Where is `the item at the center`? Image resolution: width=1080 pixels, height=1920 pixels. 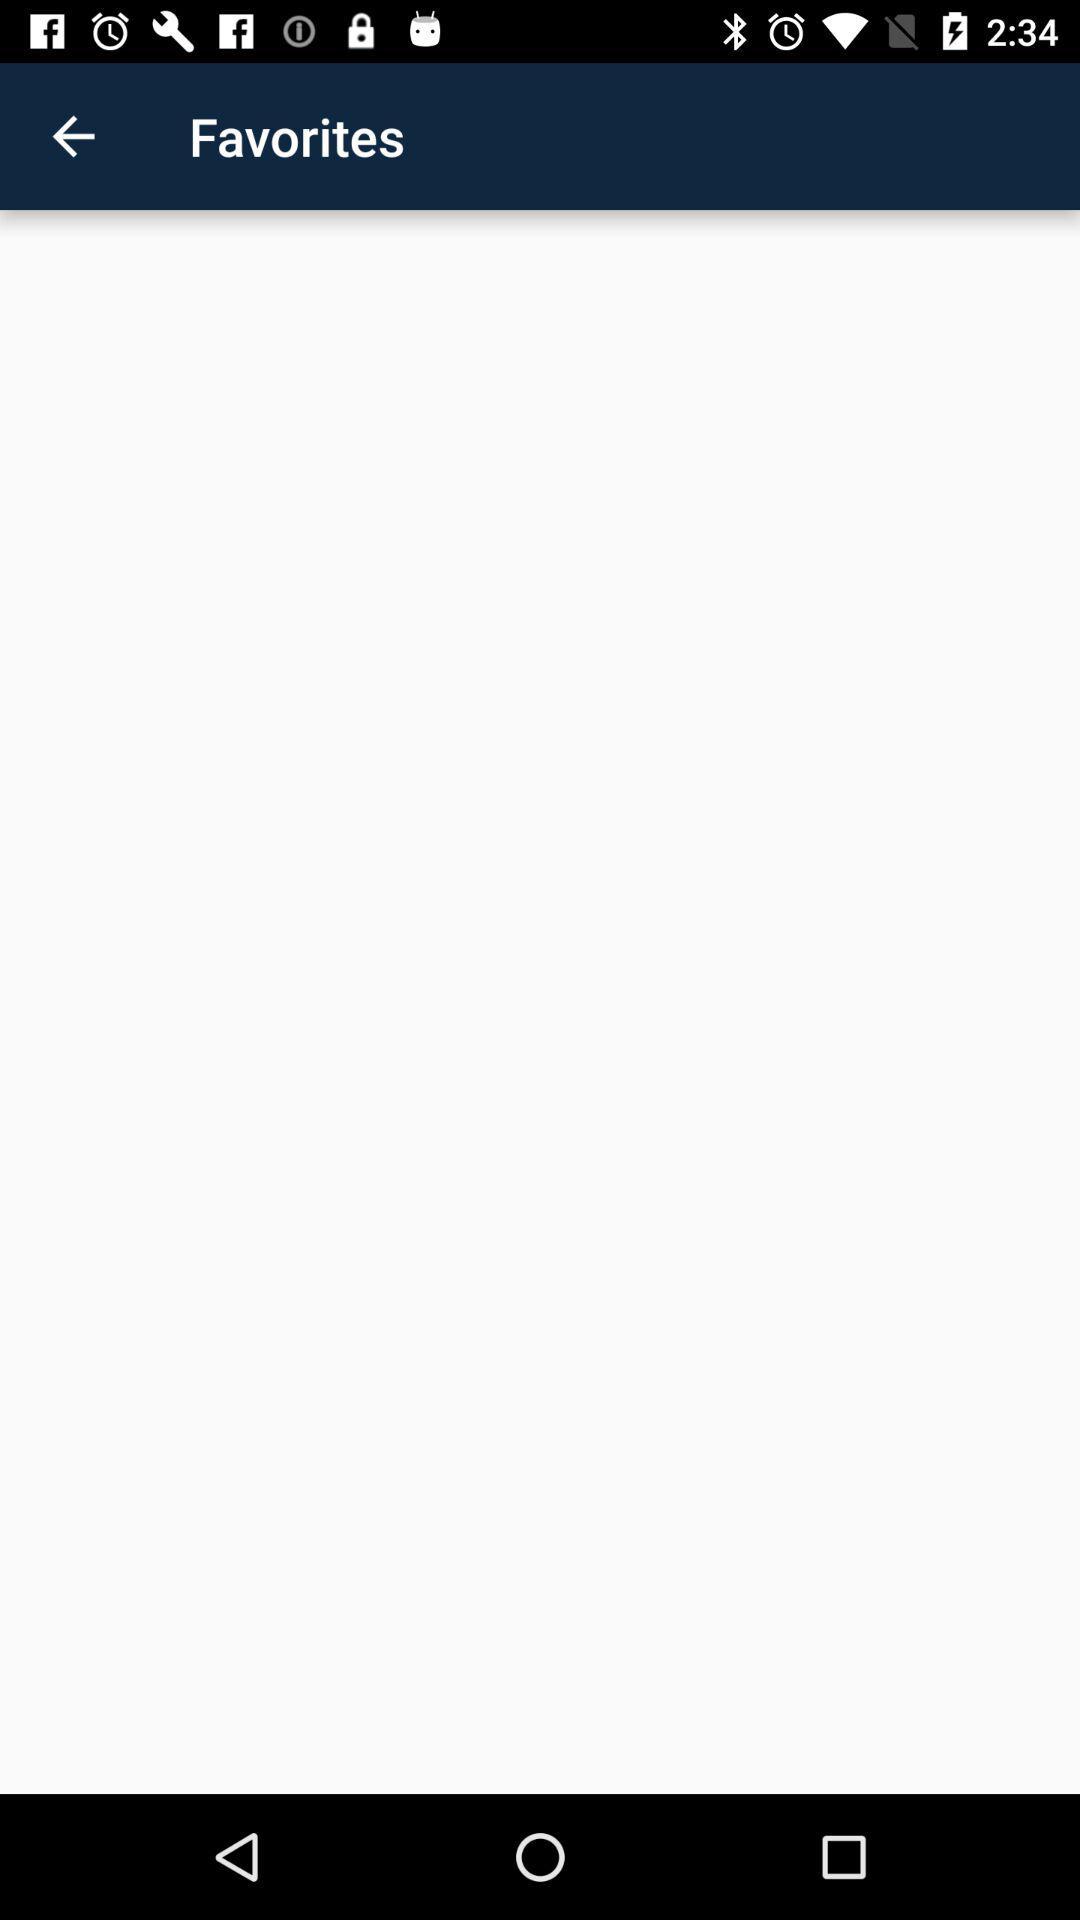
the item at the center is located at coordinates (540, 1002).